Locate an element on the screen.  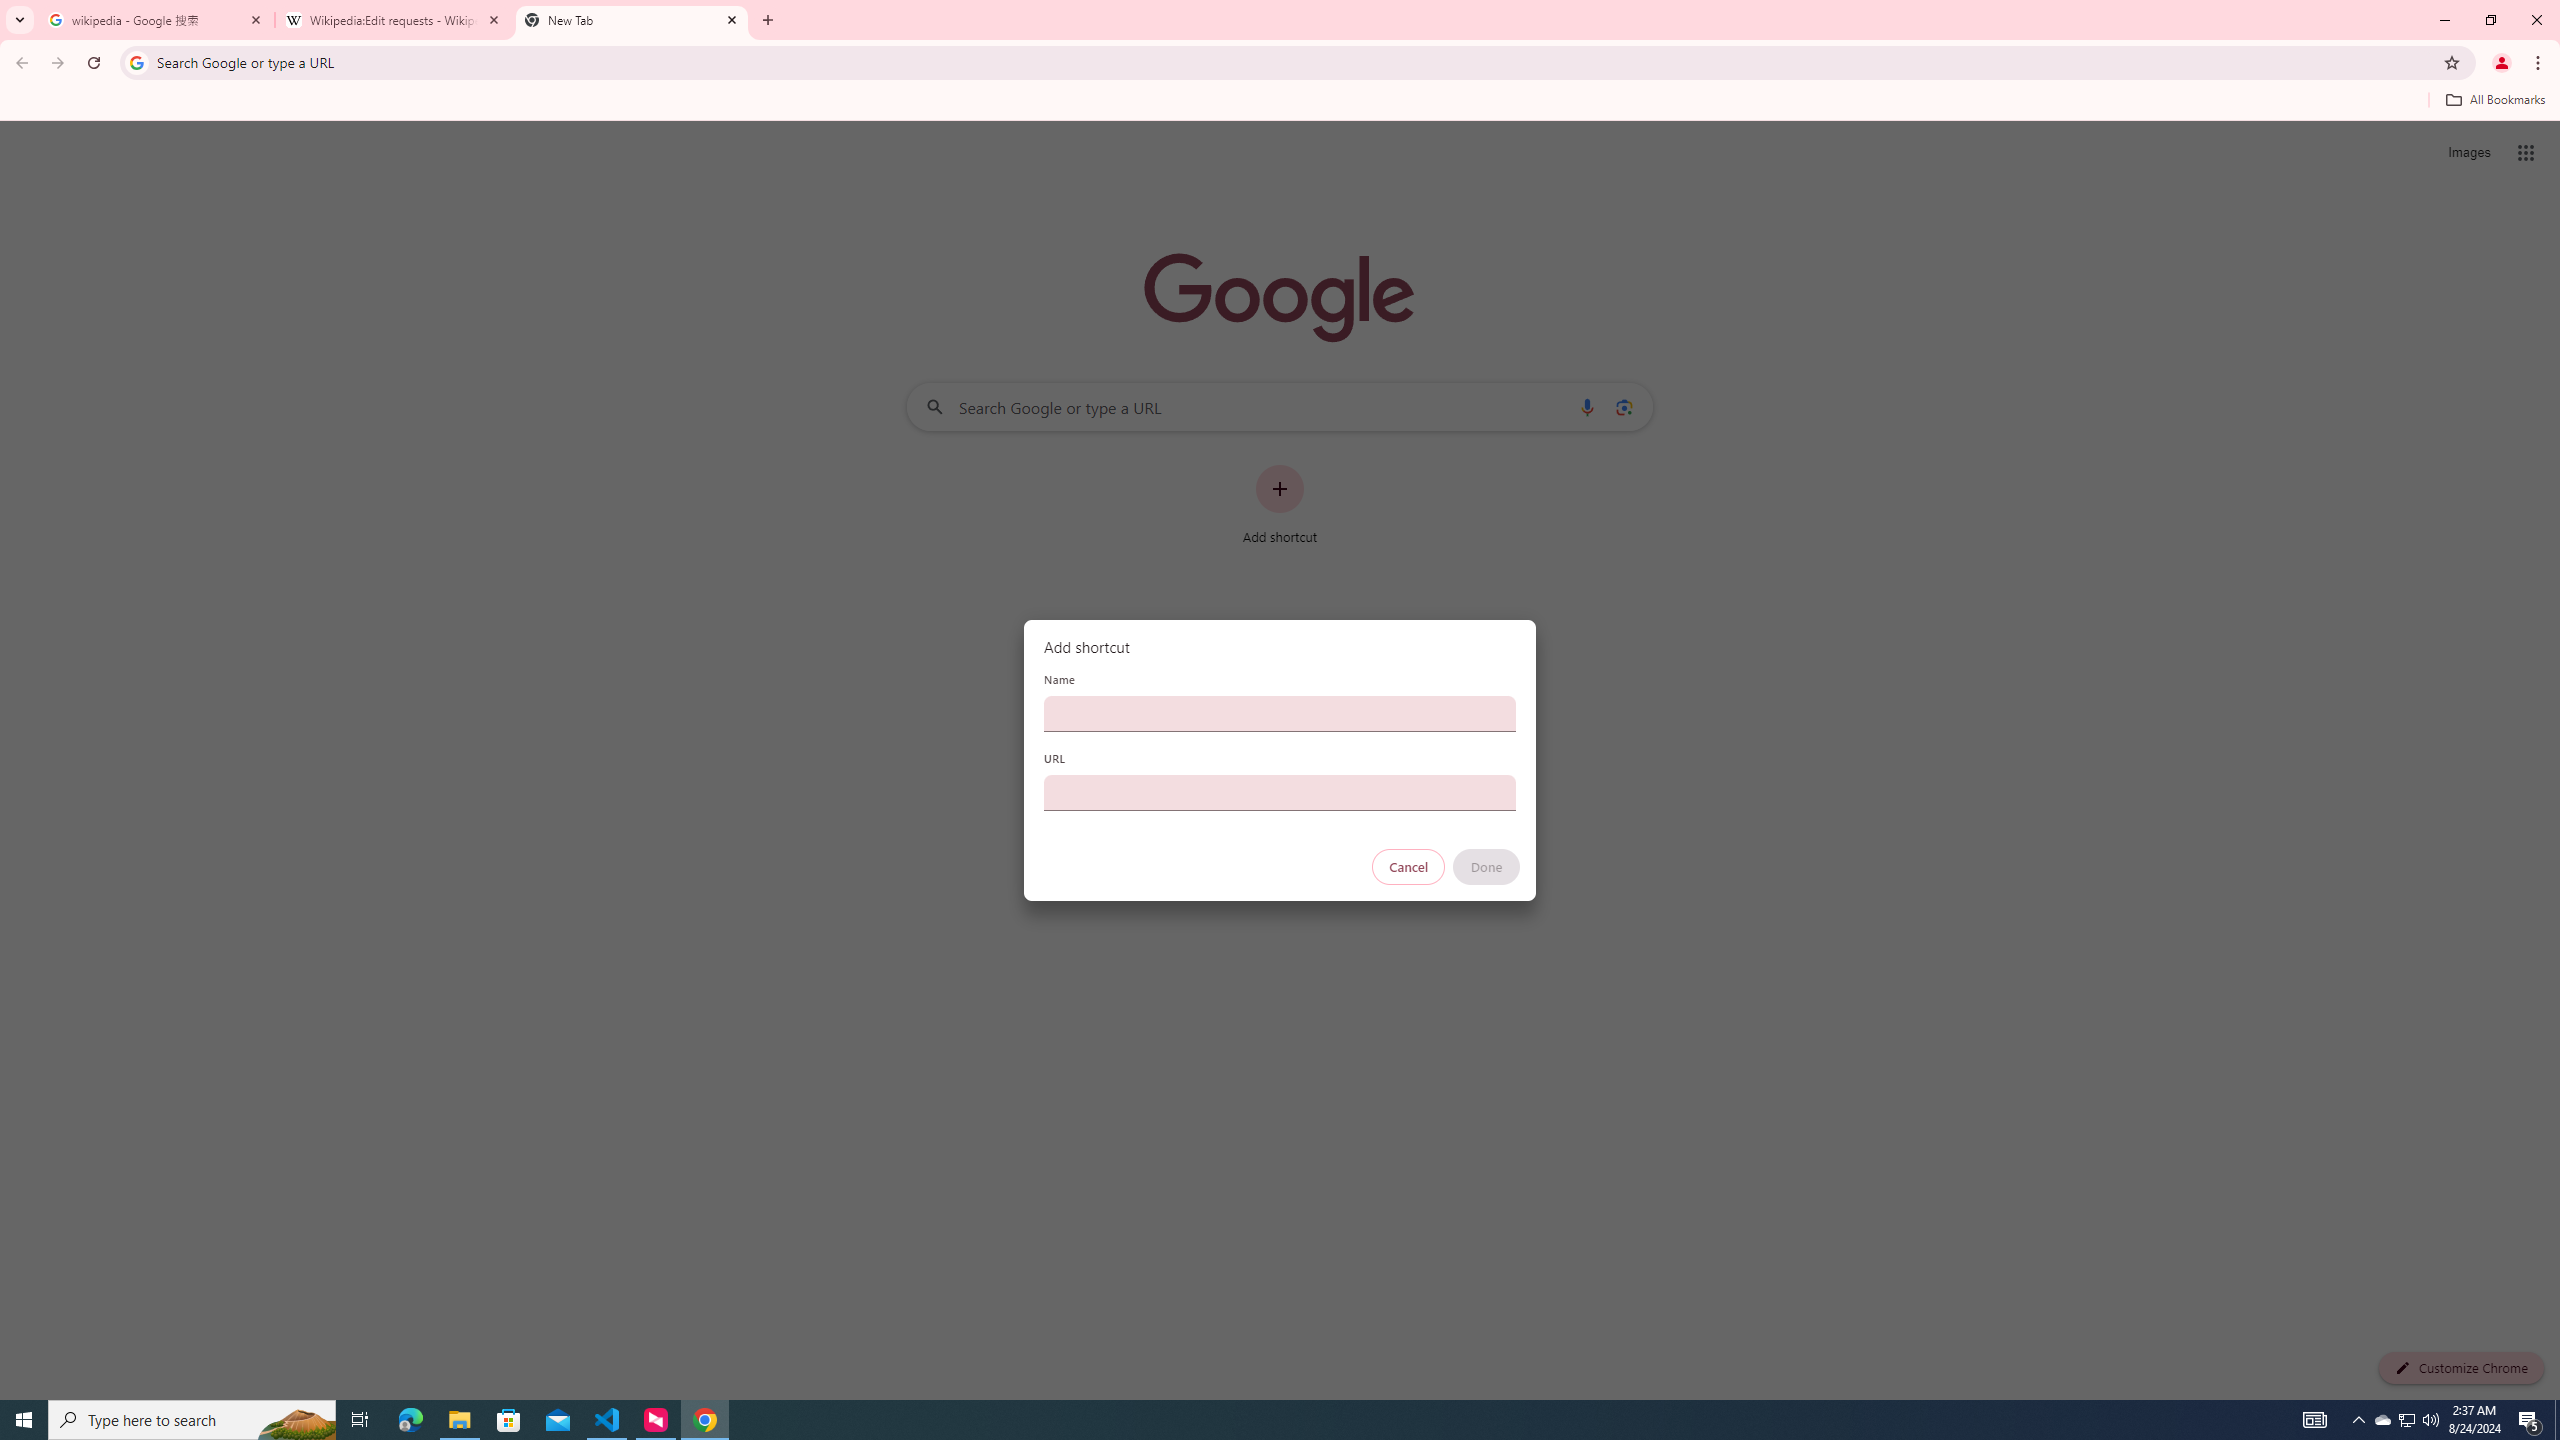
'Forward' is located at coordinates (57, 62).